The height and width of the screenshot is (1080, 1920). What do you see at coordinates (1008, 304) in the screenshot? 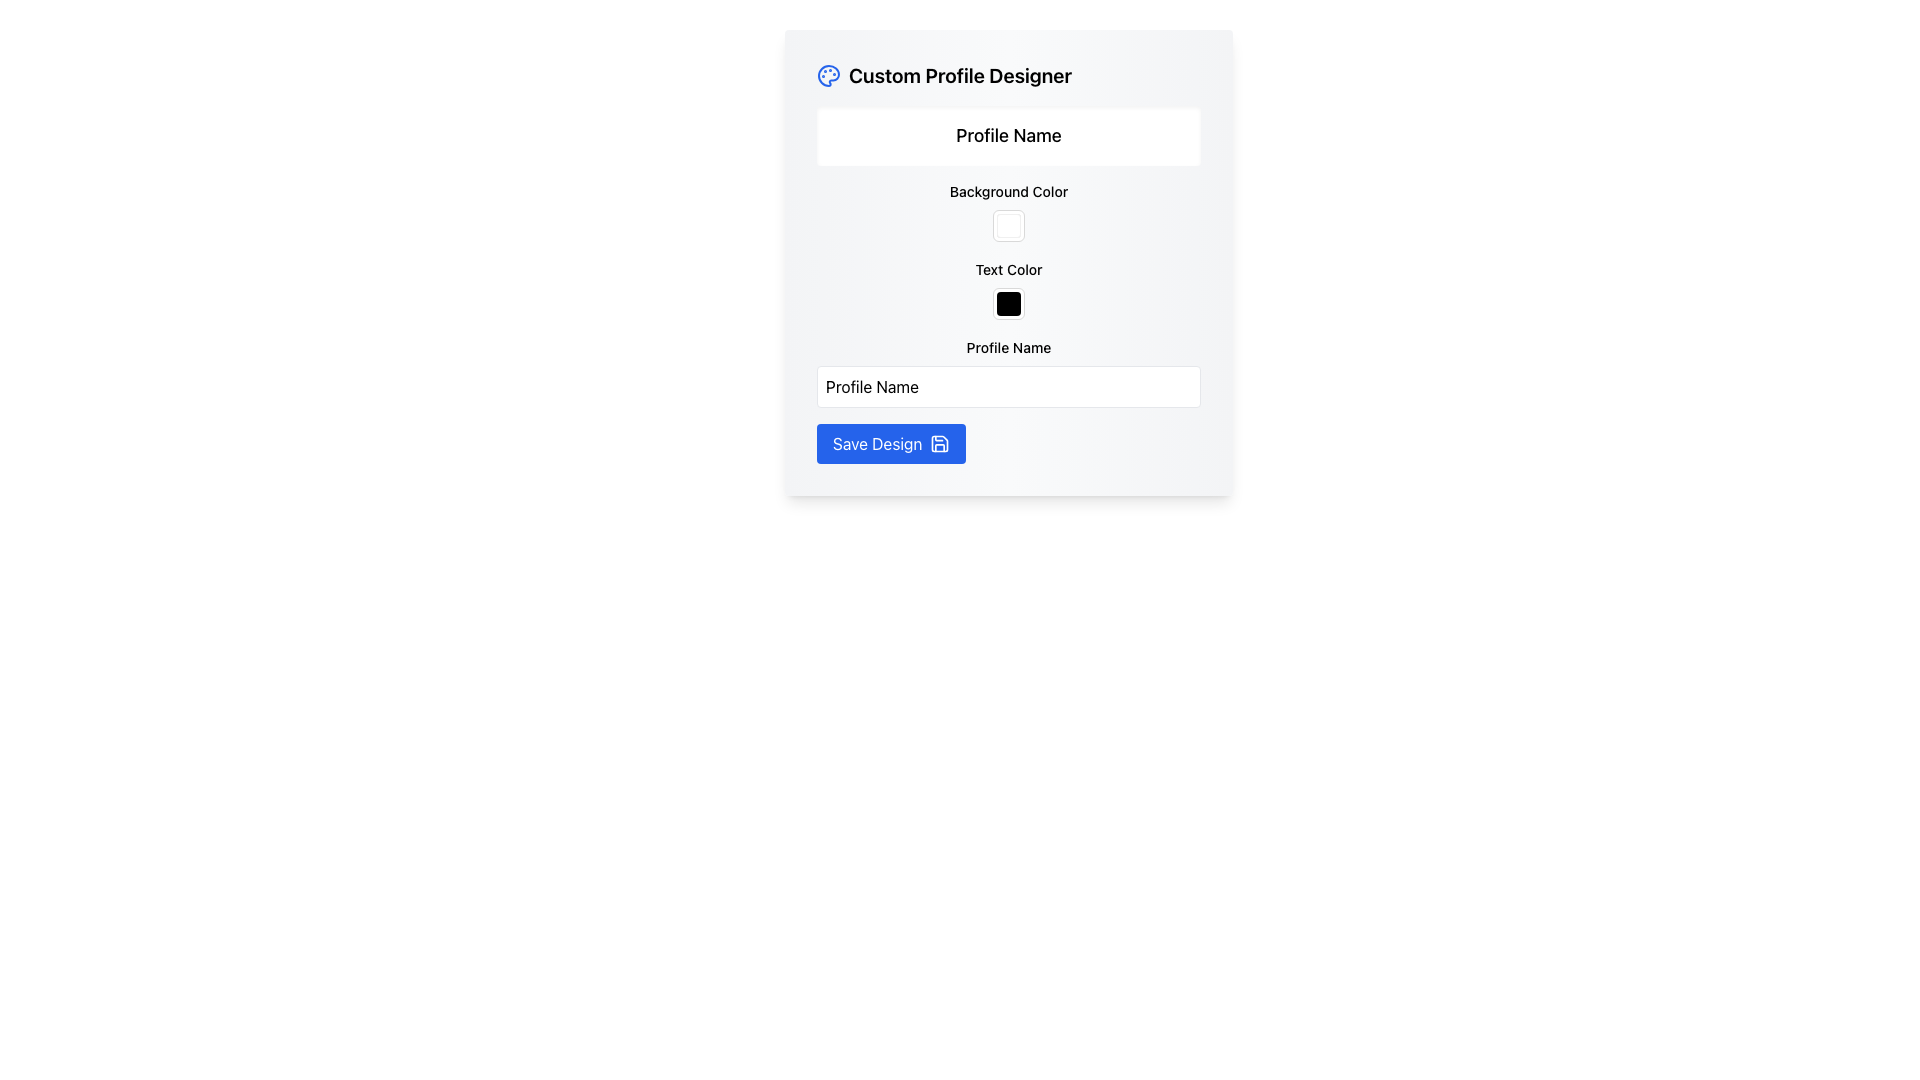
I see `the Color Block located below the 'Text Color' label in the color picker interface` at bounding box center [1008, 304].